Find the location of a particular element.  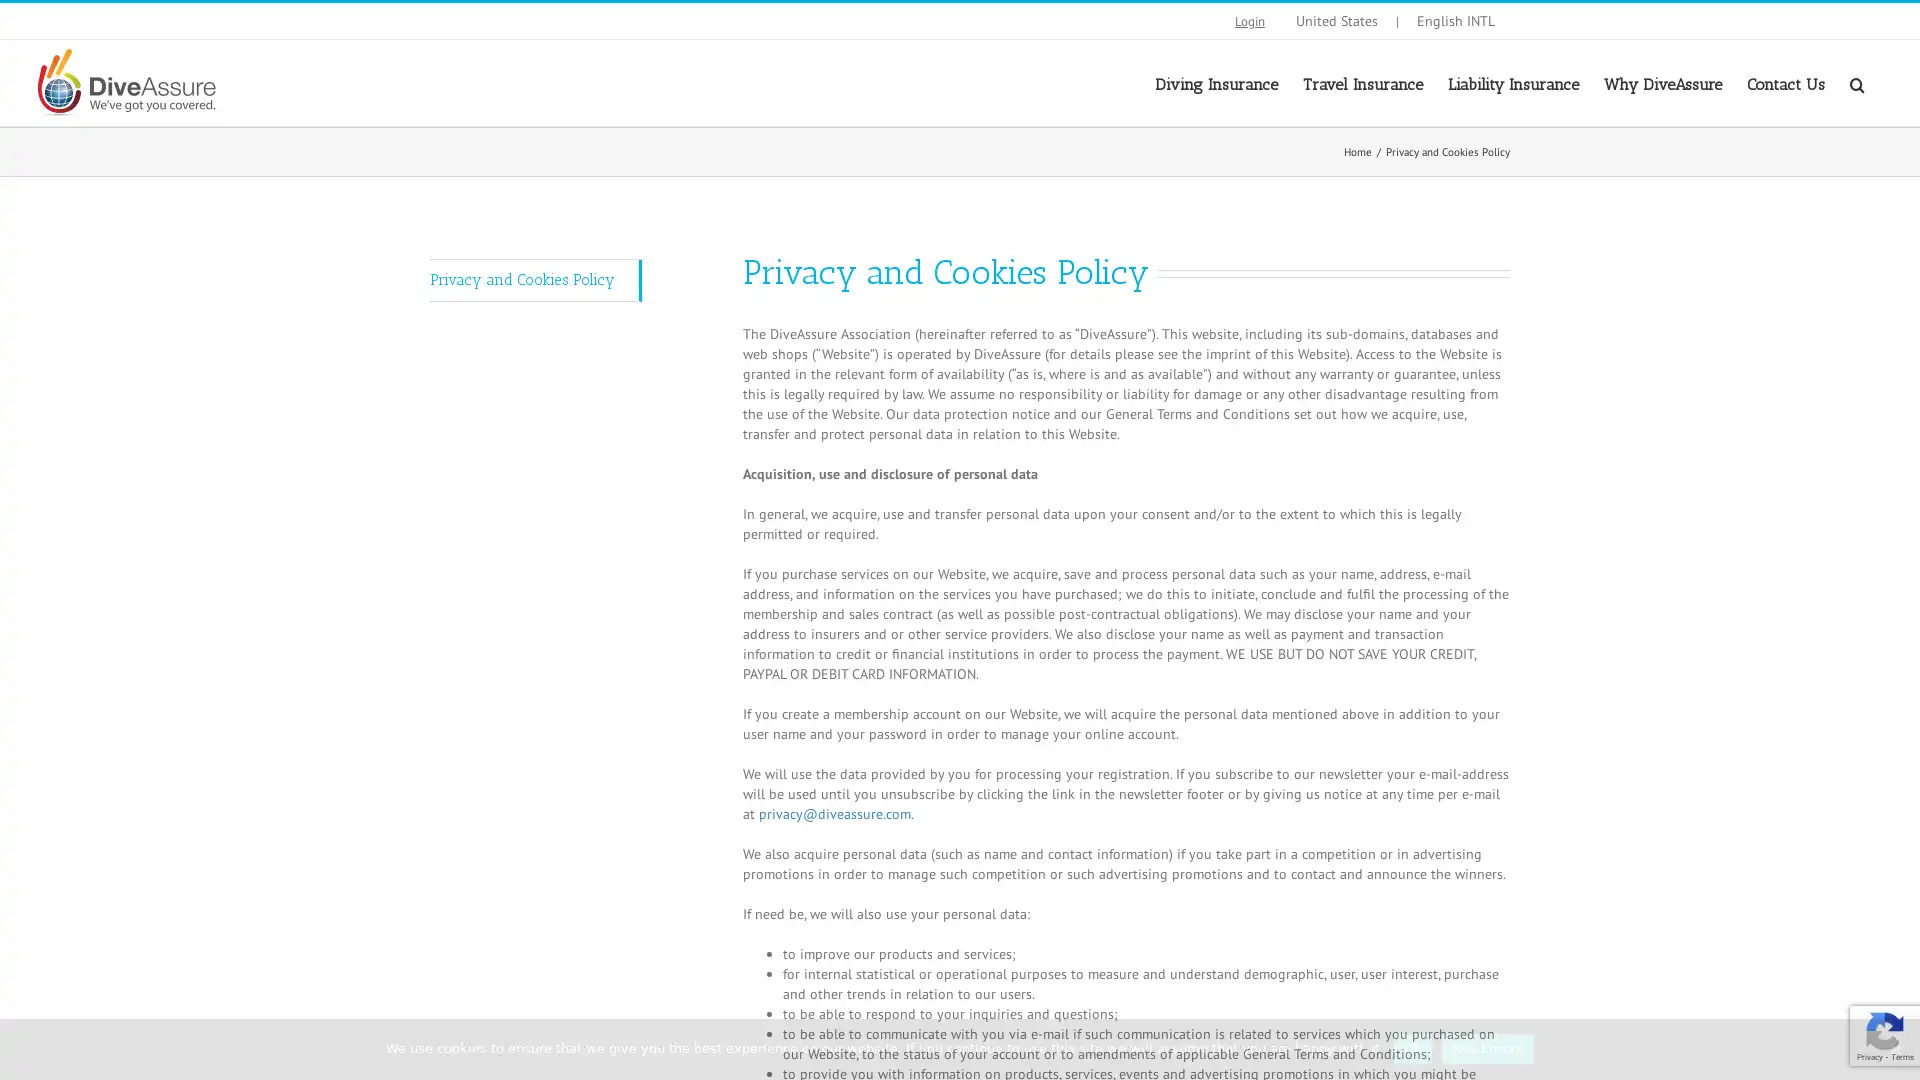

Search is located at coordinates (1856, 82).